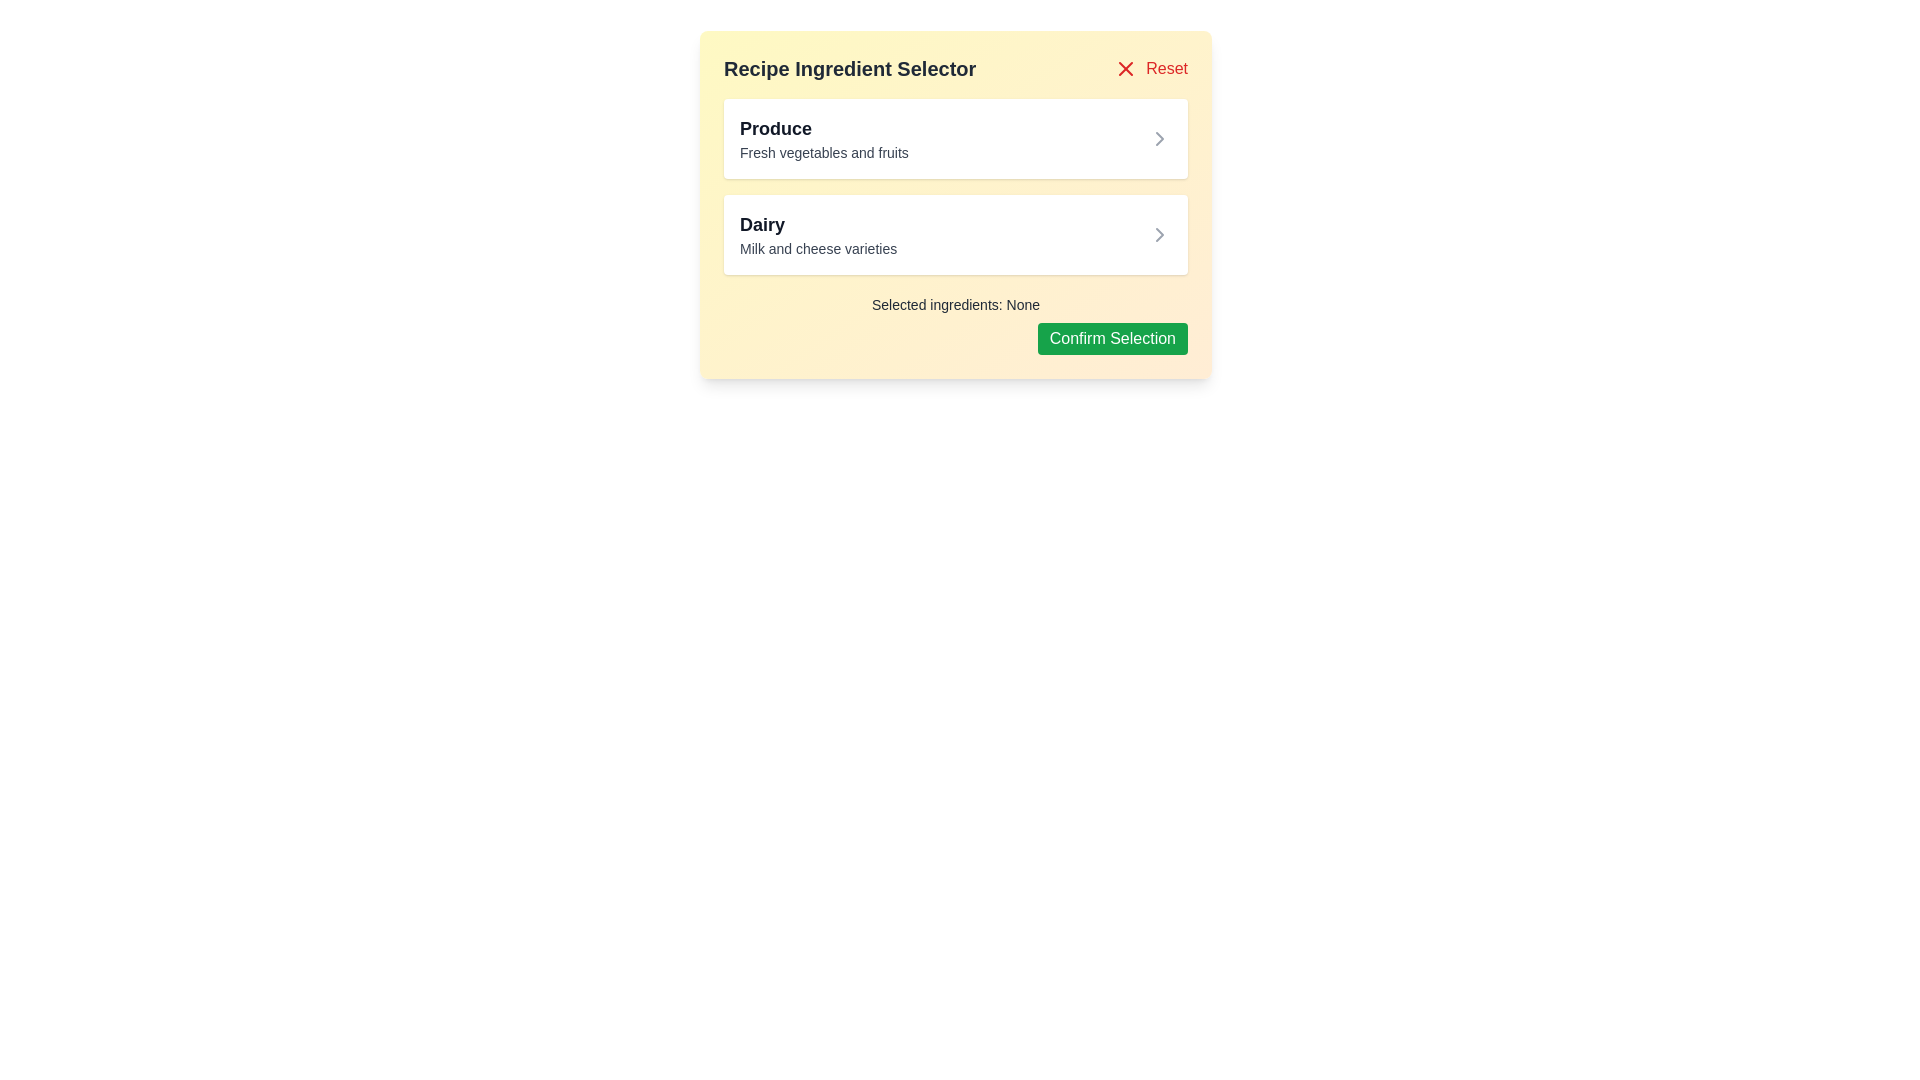  Describe the element at coordinates (1126, 68) in the screenshot. I see `the reset icon located in the upper-right corner of the 'Recipe Ingredient Selector' component` at that location.